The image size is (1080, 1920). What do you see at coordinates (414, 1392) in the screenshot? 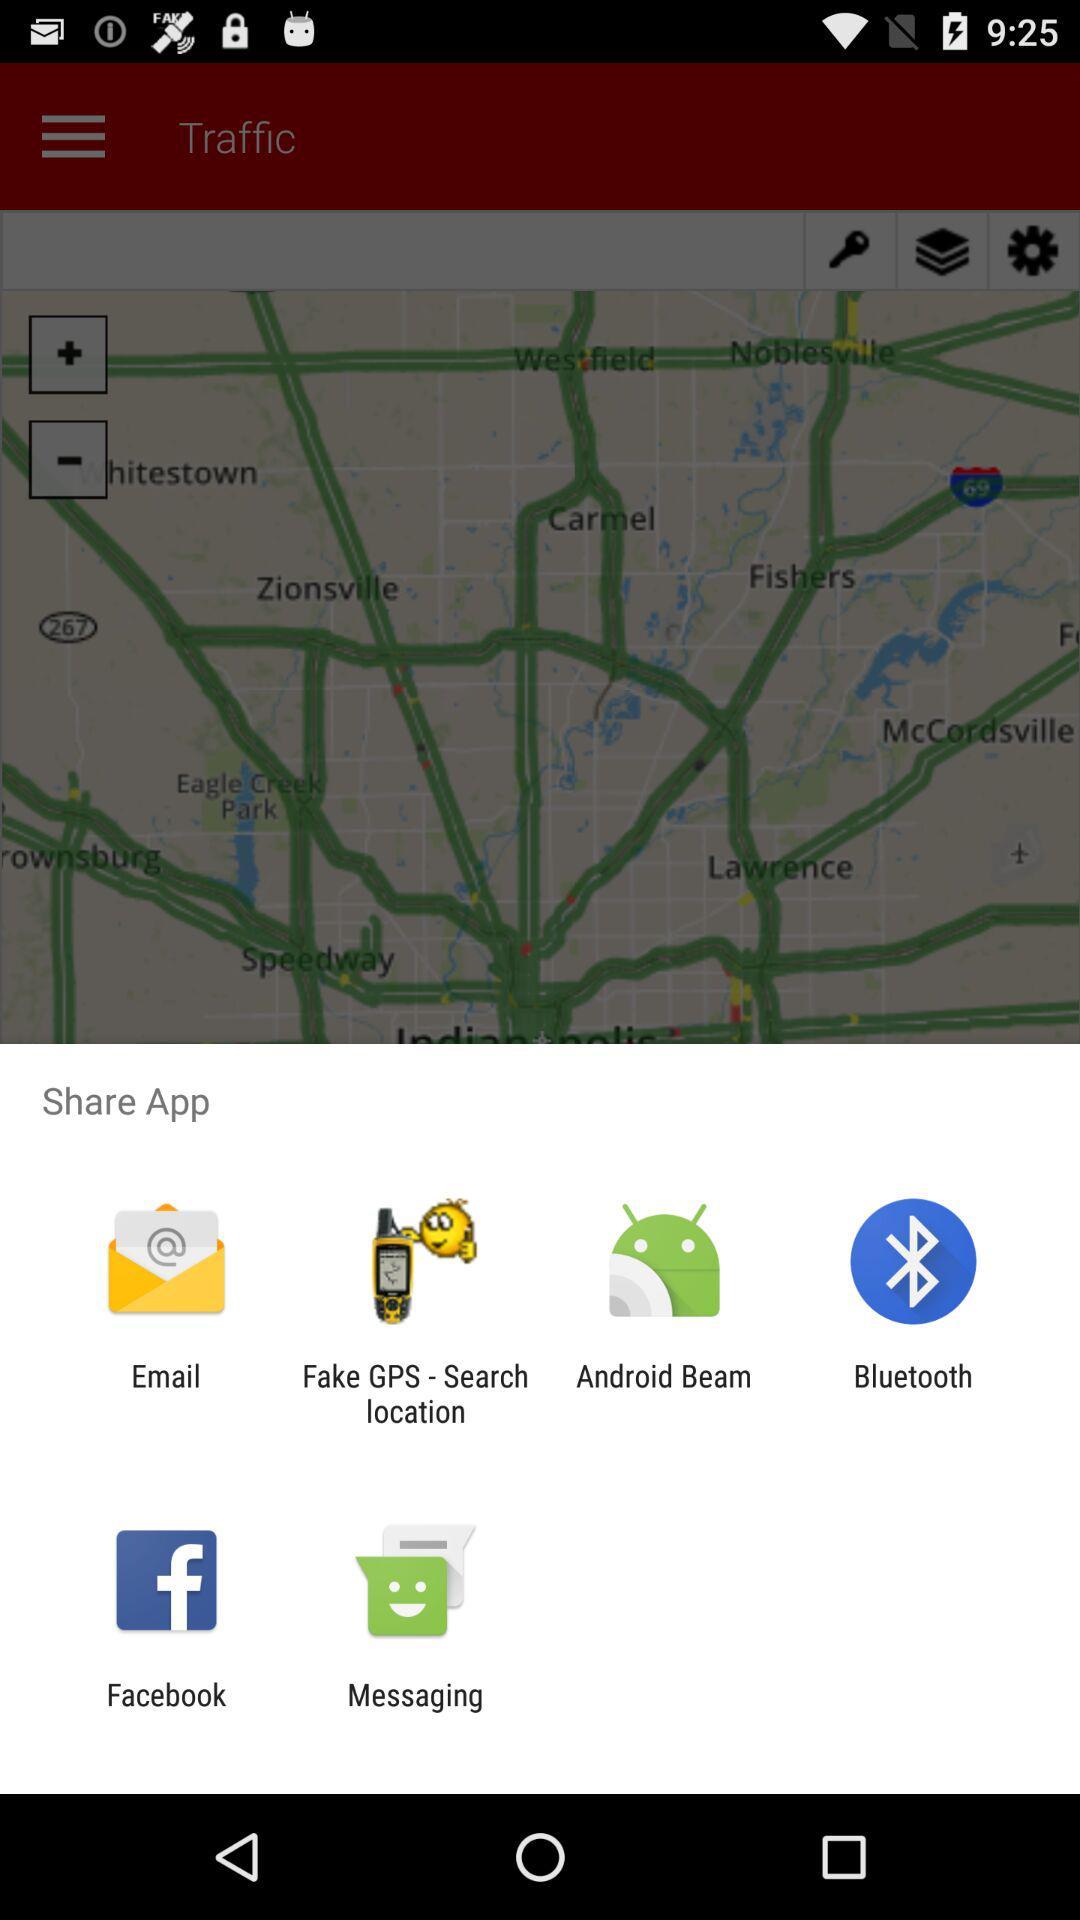
I see `icon next to android beam icon` at bounding box center [414, 1392].